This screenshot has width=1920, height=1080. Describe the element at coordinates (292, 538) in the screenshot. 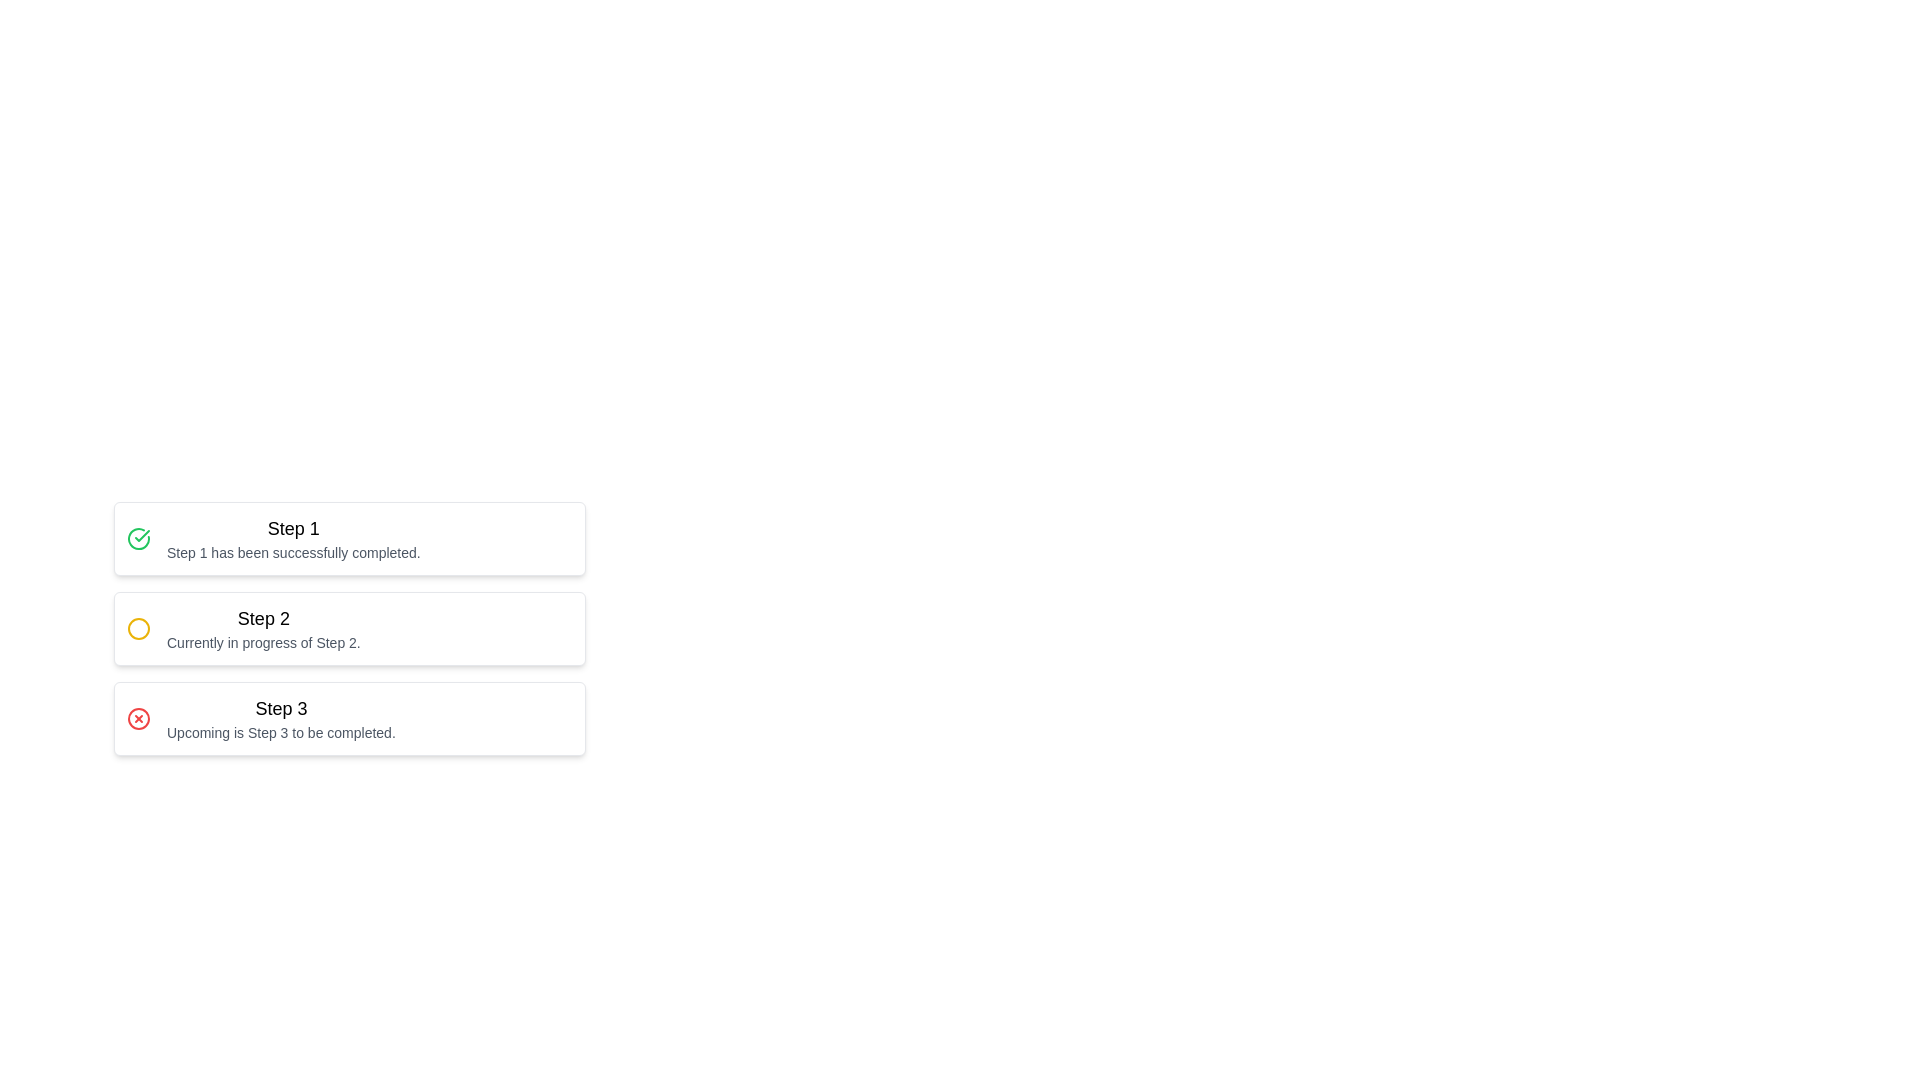

I see `the status text displayed in the topmost card, which includes the title 'Step 1' and the description 'Step 1 has been successfully completed.'` at that location.